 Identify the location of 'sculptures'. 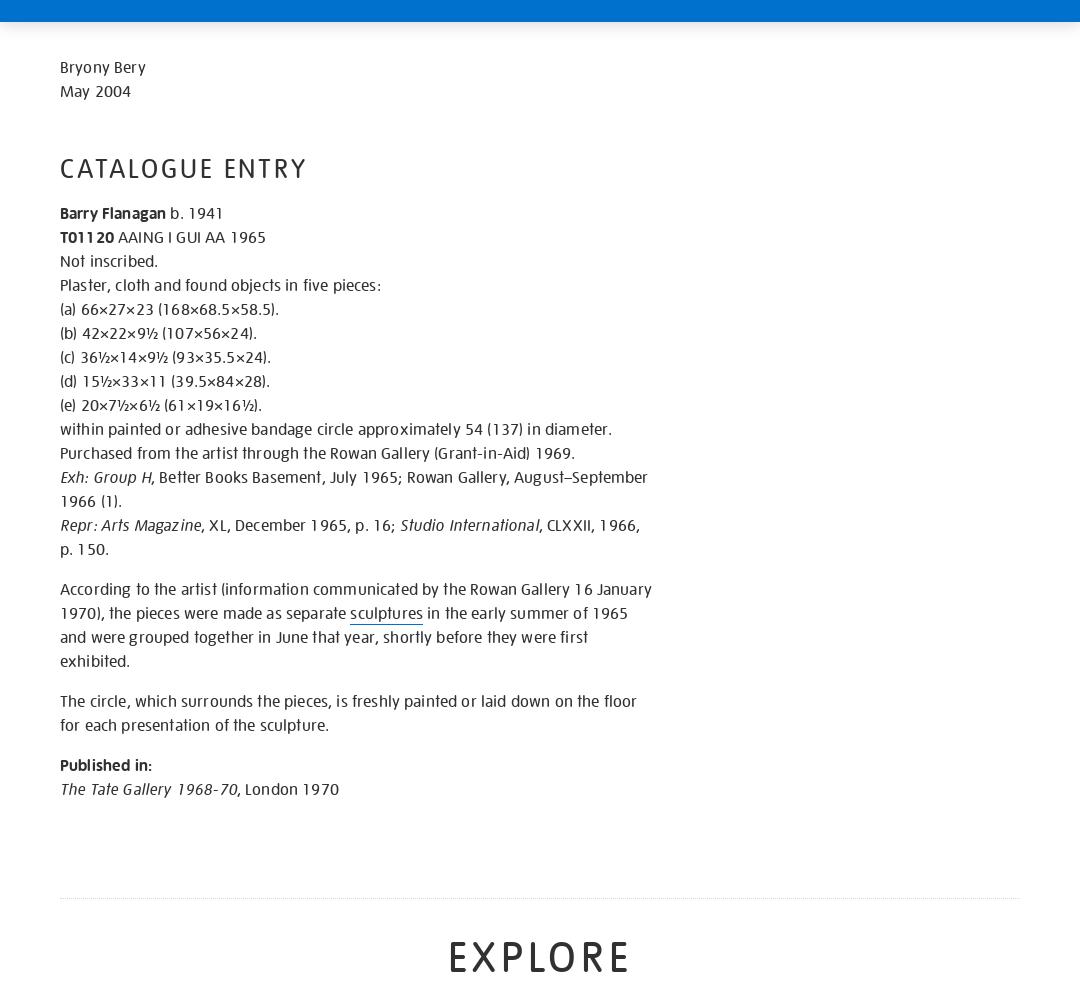
(386, 613).